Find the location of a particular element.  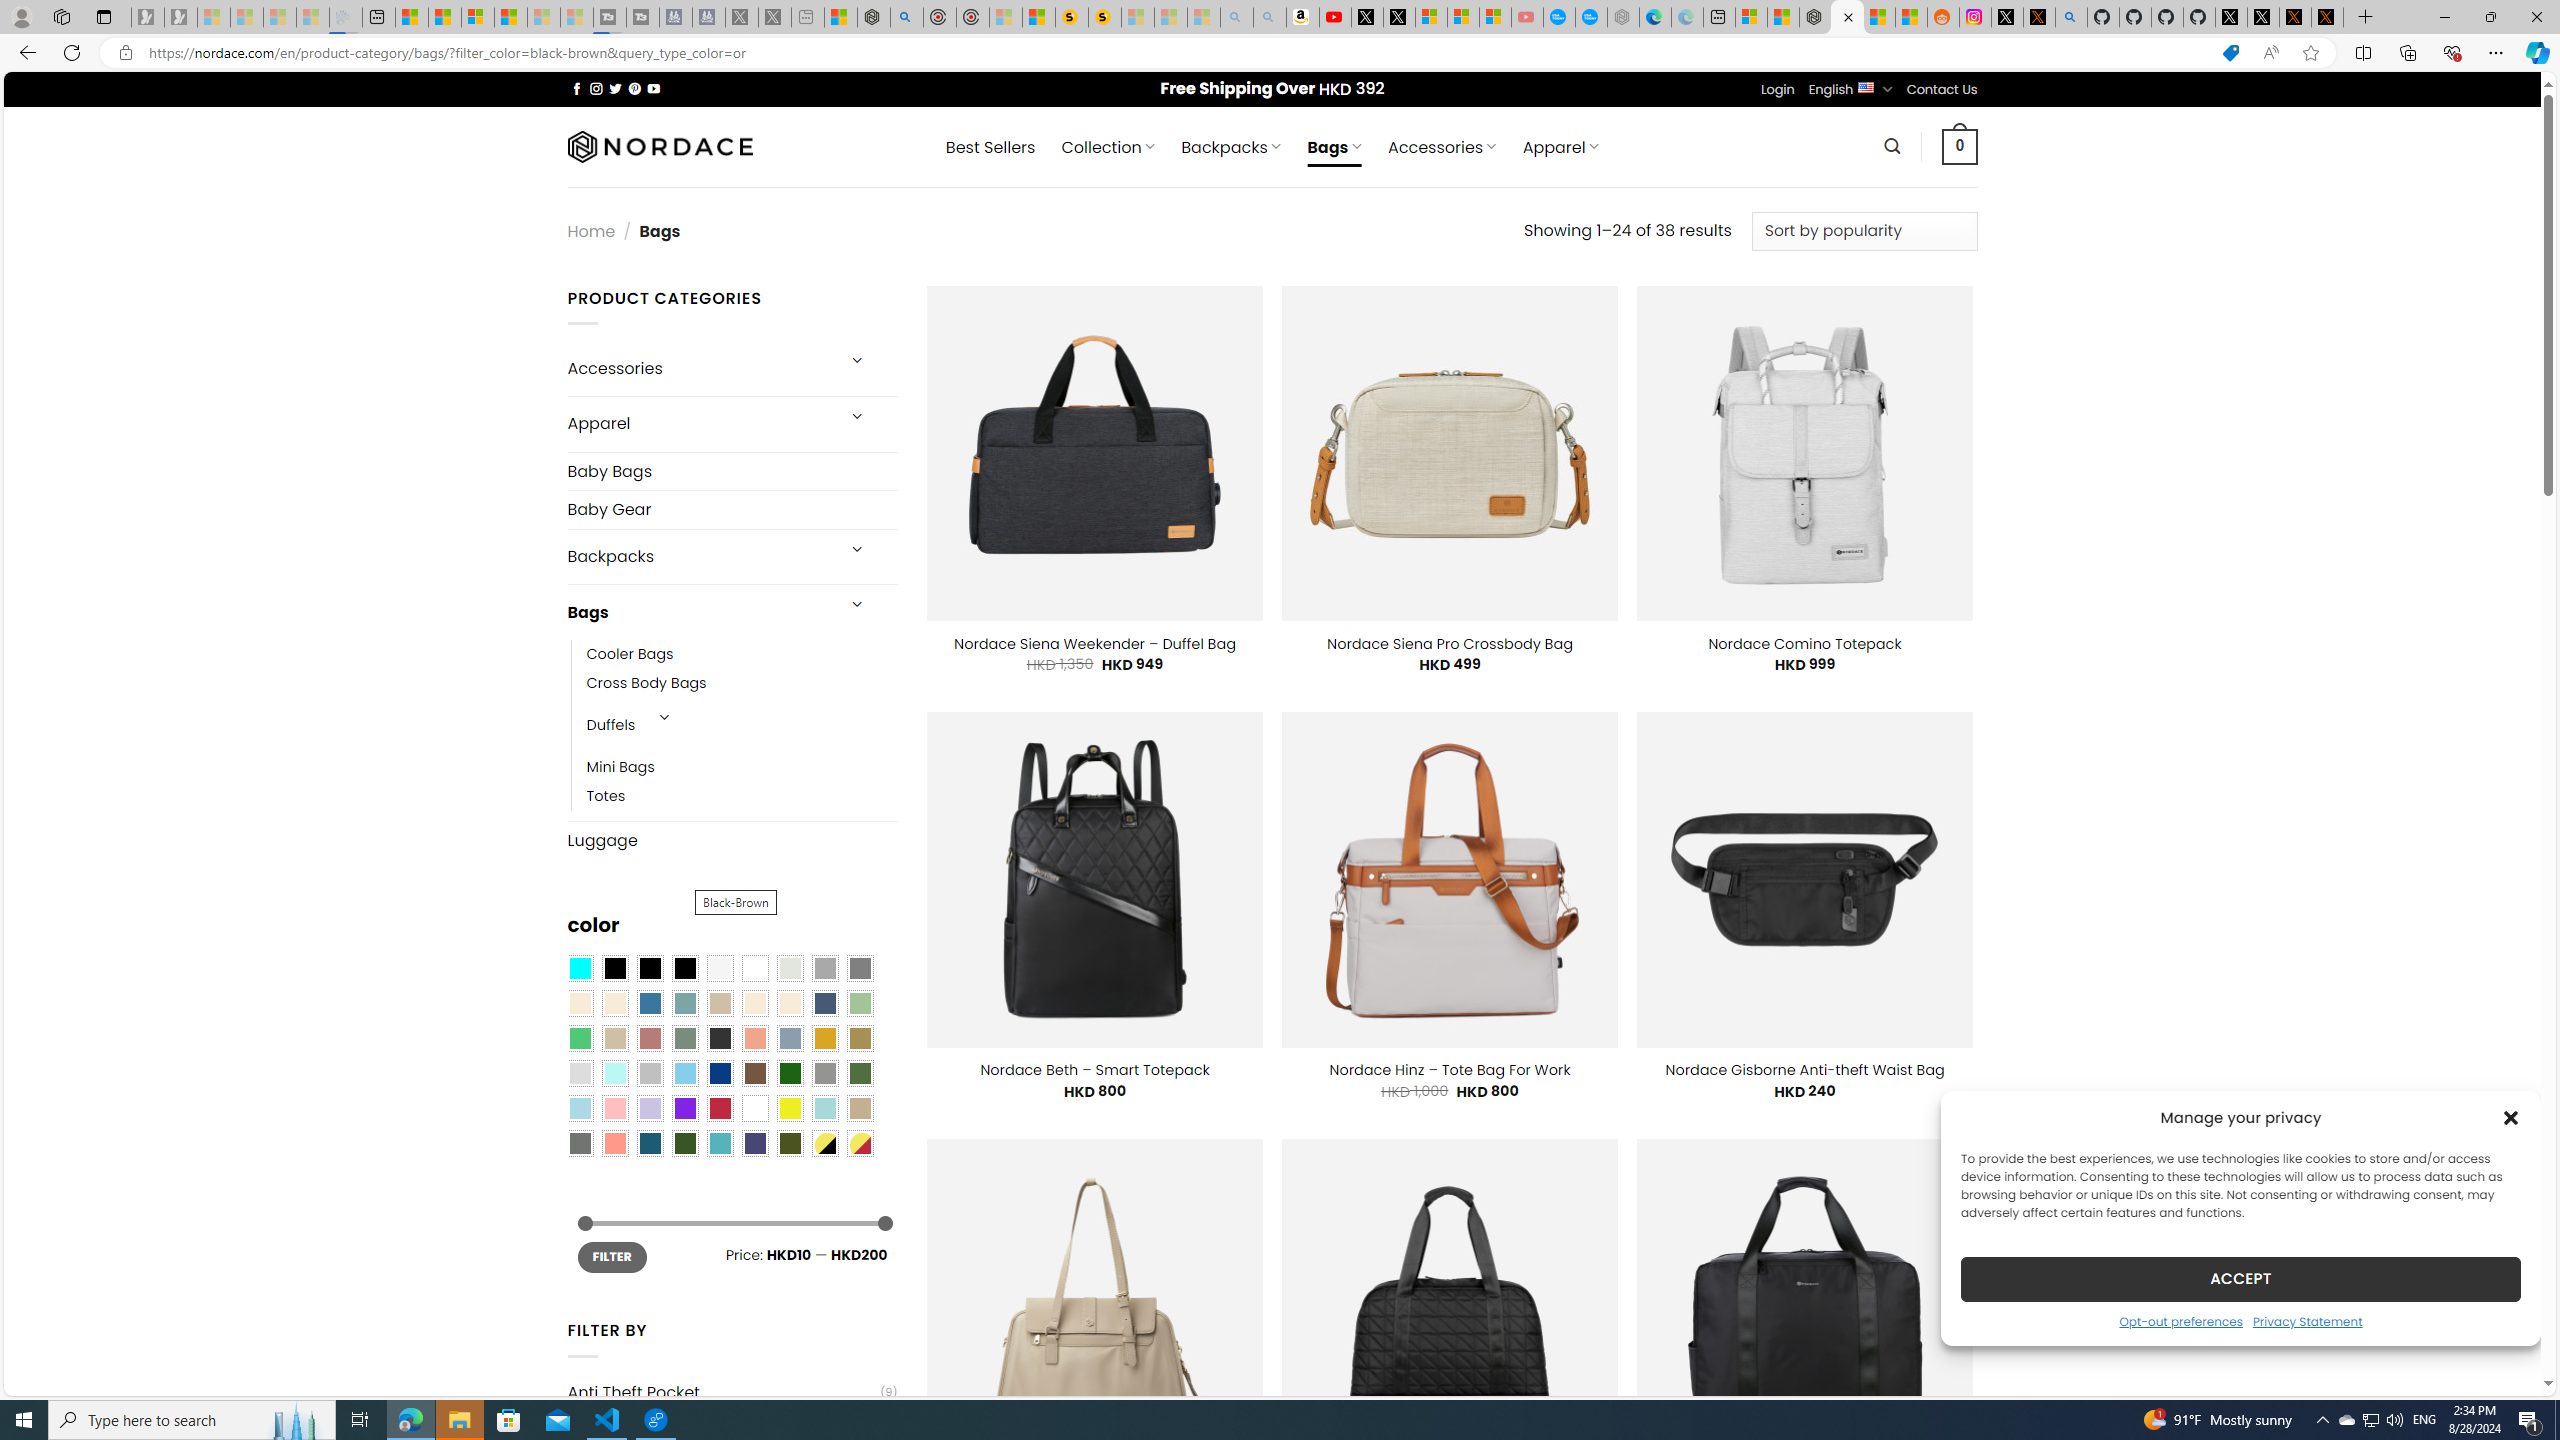

'Day 1: Arriving in Yemen (surreal to be here) - YouTube' is located at coordinates (1334, 16).